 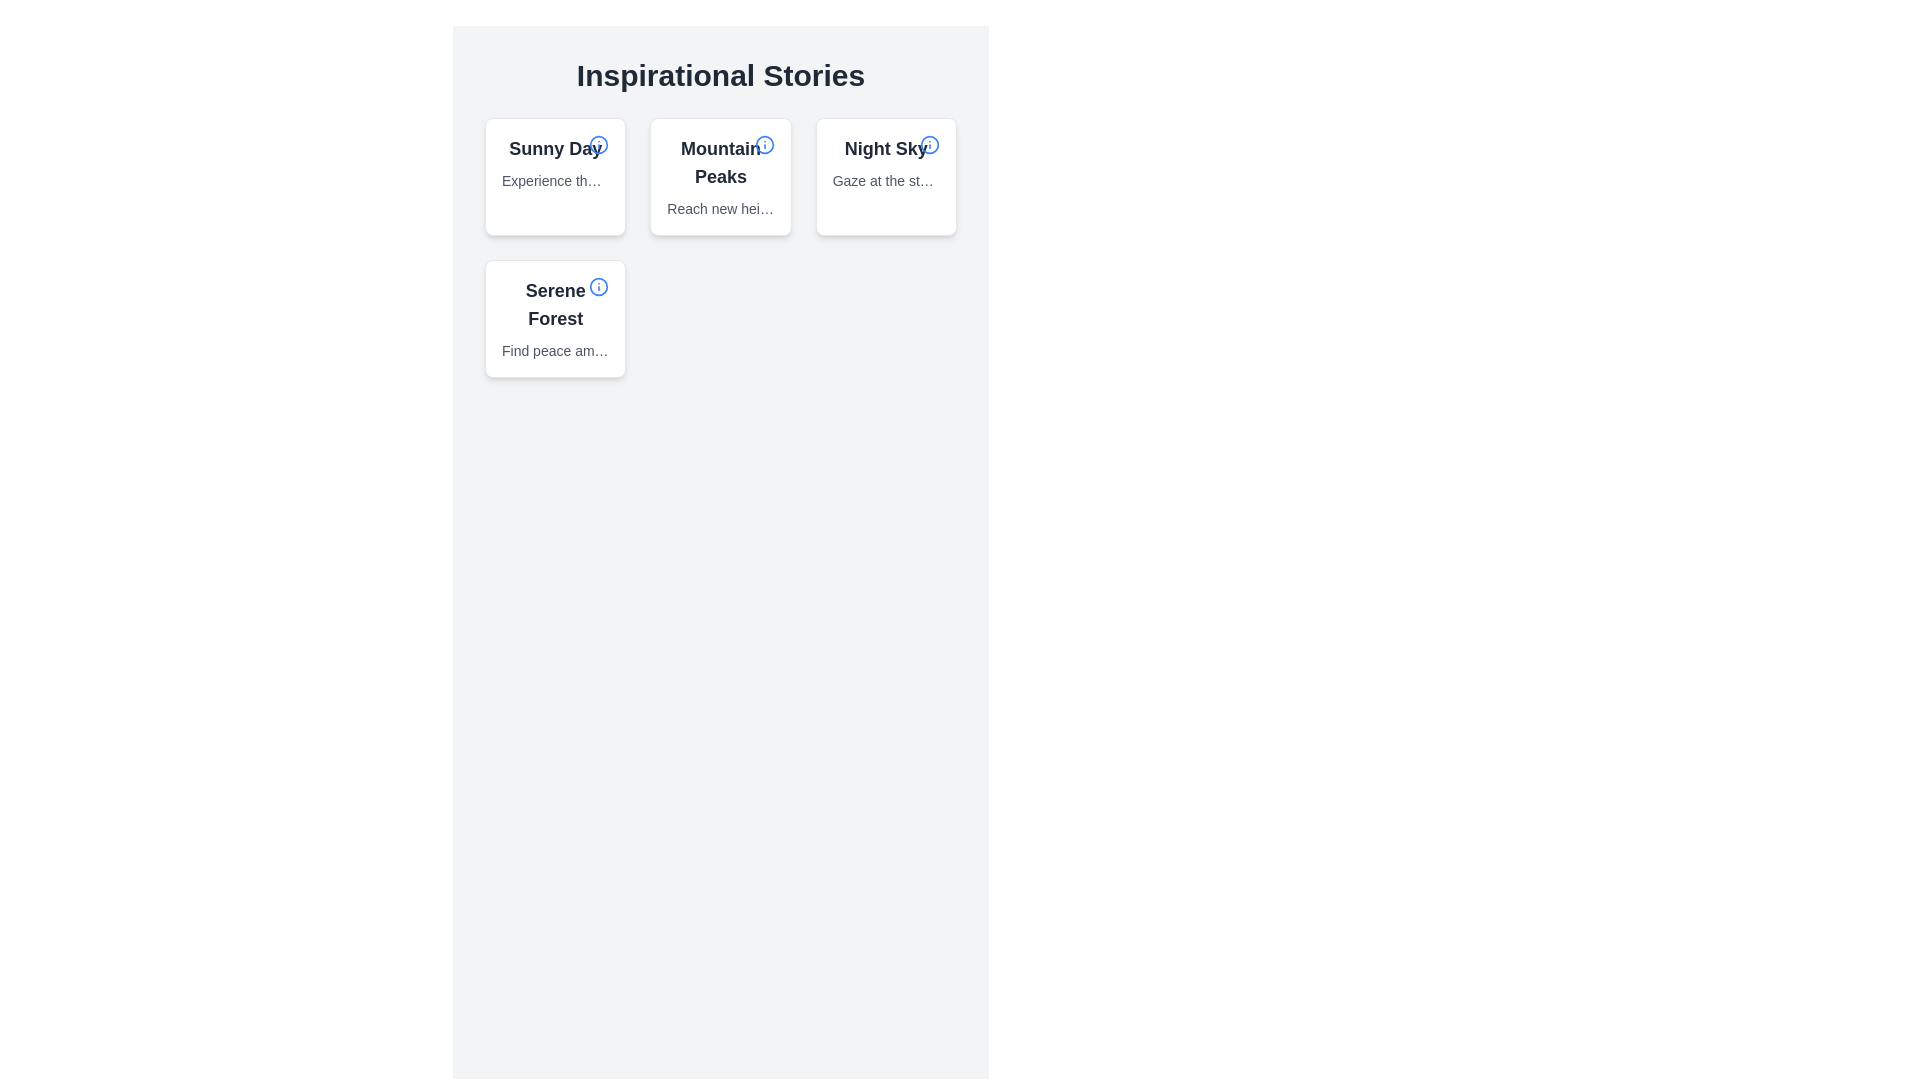 I want to click on the SVG Circle that serves as a visual cue in the information icon located in the top-right corner of the 'Sunny Day' card, so click(x=598, y=144).